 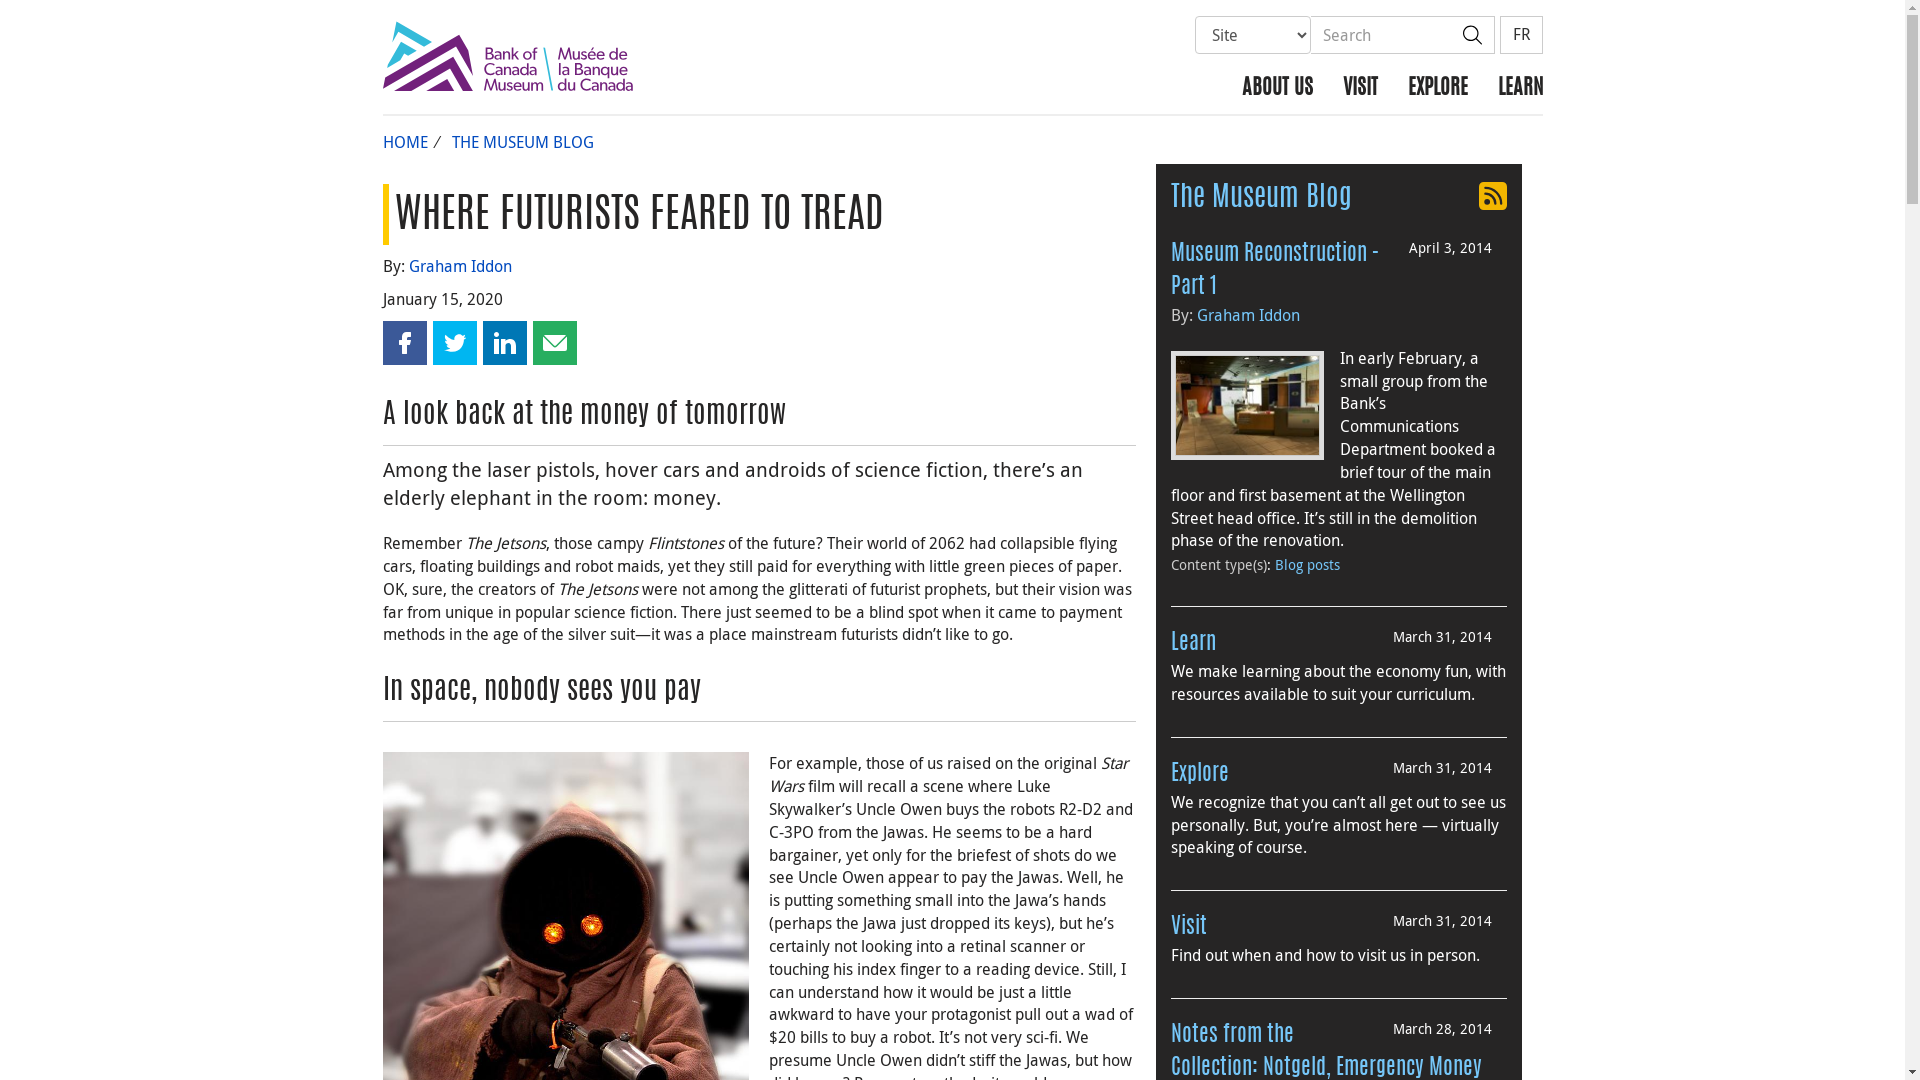 What do you see at coordinates (1379, 34) in the screenshot?
I see `'Search'` at bounding box center [1379, 34].